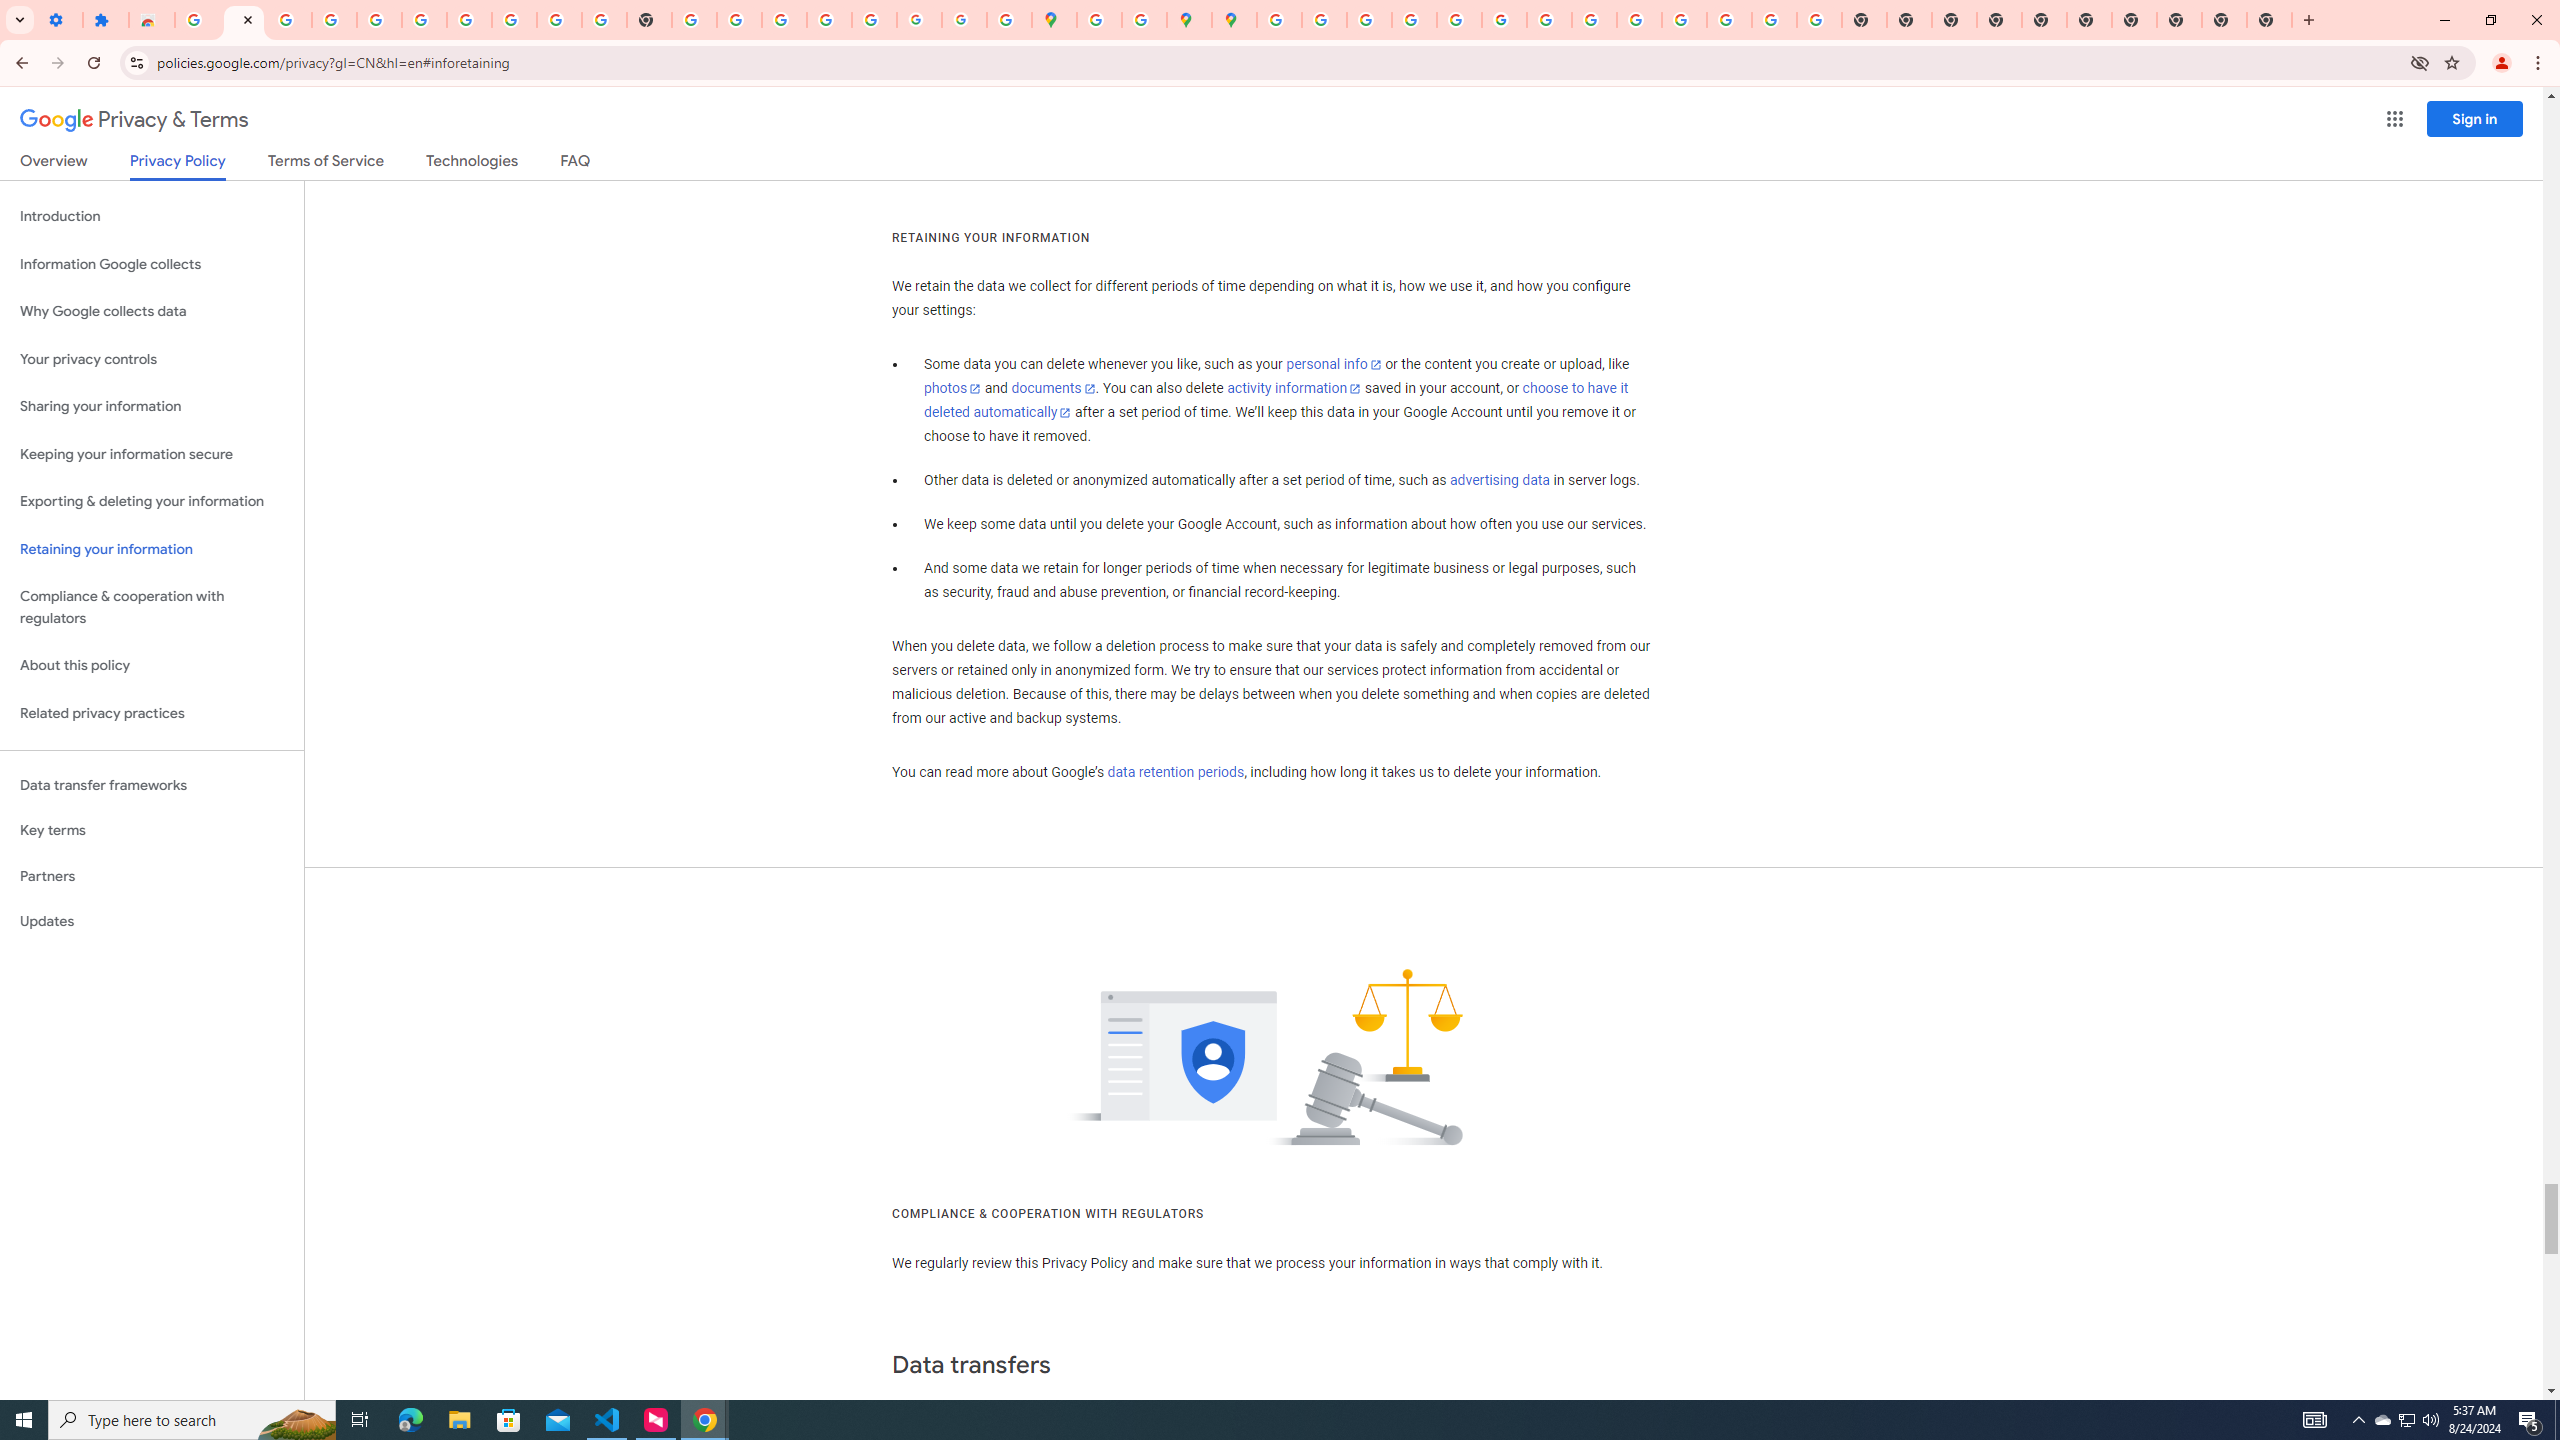 This screenshot has width=2560, height=1440. Describe the element at coordinates (1414, 19) in the screenshot. I see `'Privacy Help Center - Policies Help'` at that location.